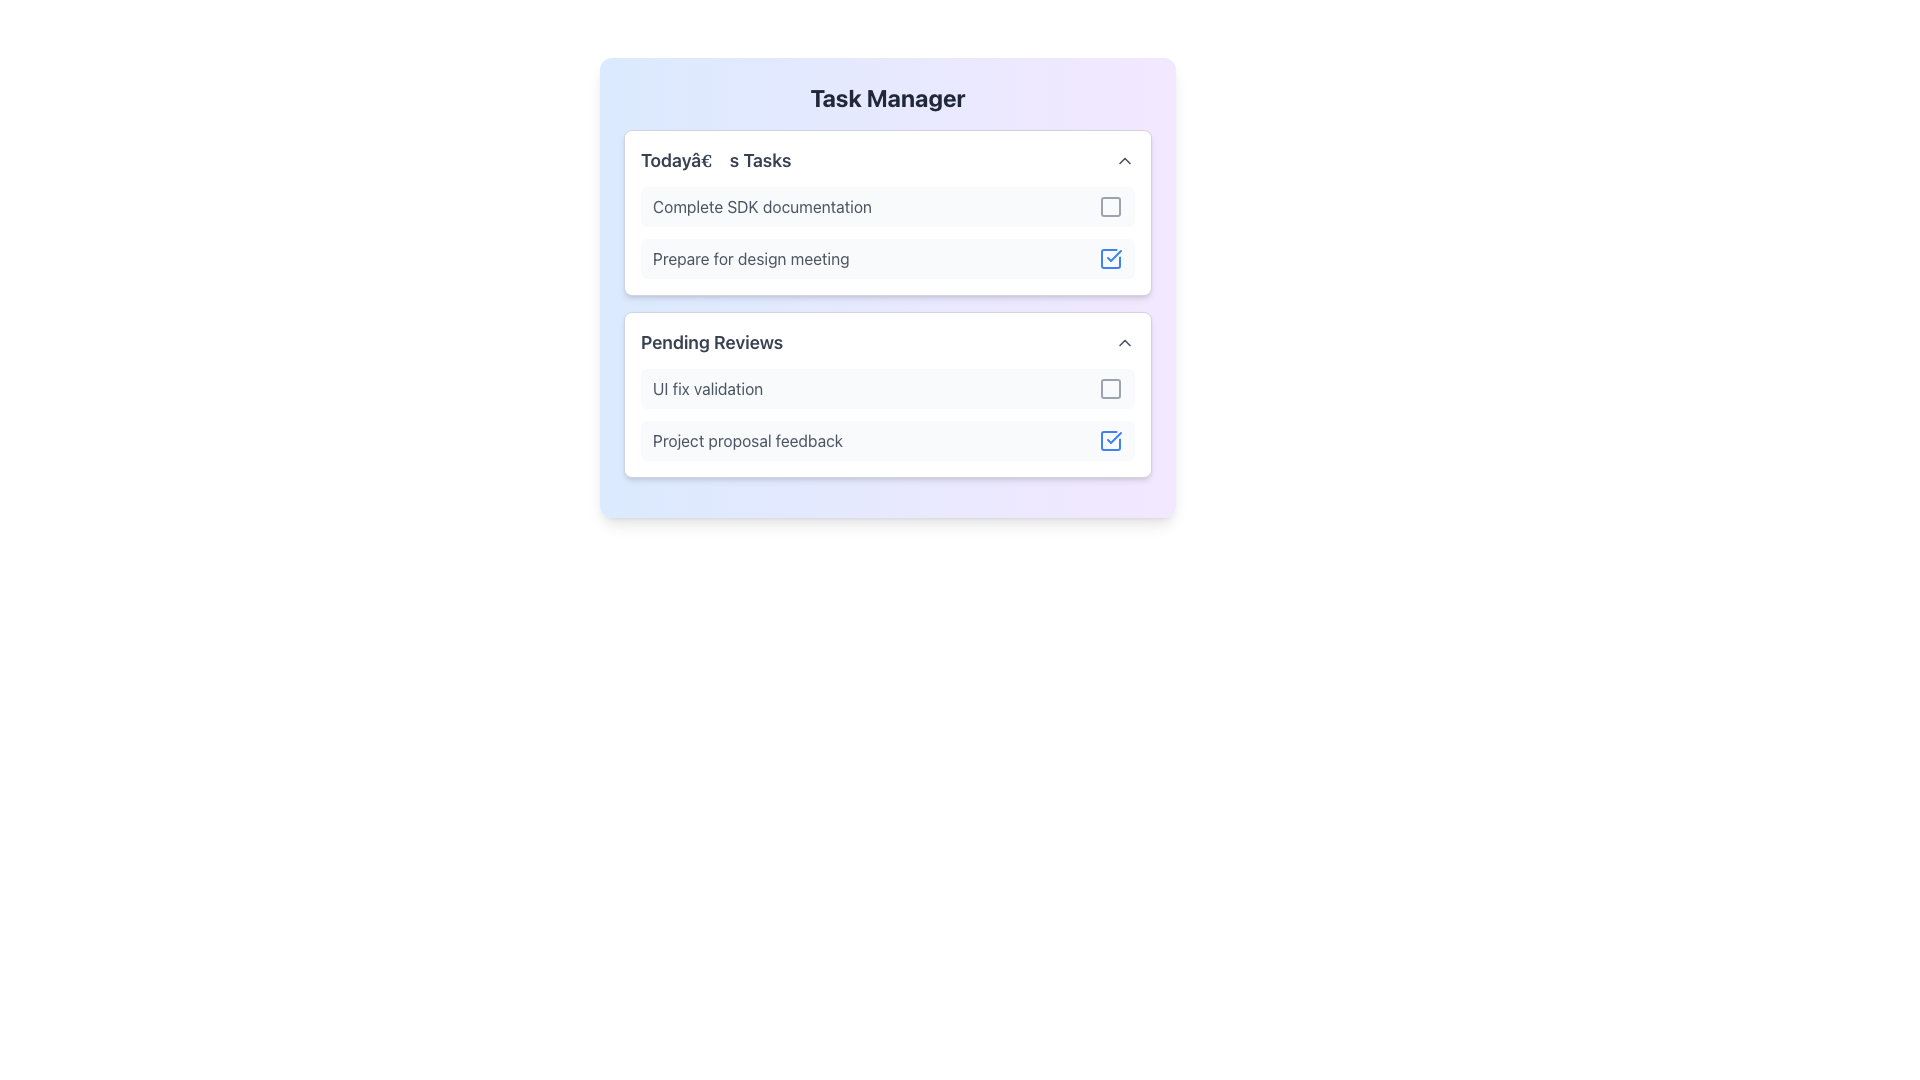 This screenshot has height=1080, width=1920. Describe the element at coordinates (750, 257) in the screenshot. I see `the static text label reading 'Prepare for design meeting' in the 'Today's Tasks' section of the Task Manager interface` at that location.